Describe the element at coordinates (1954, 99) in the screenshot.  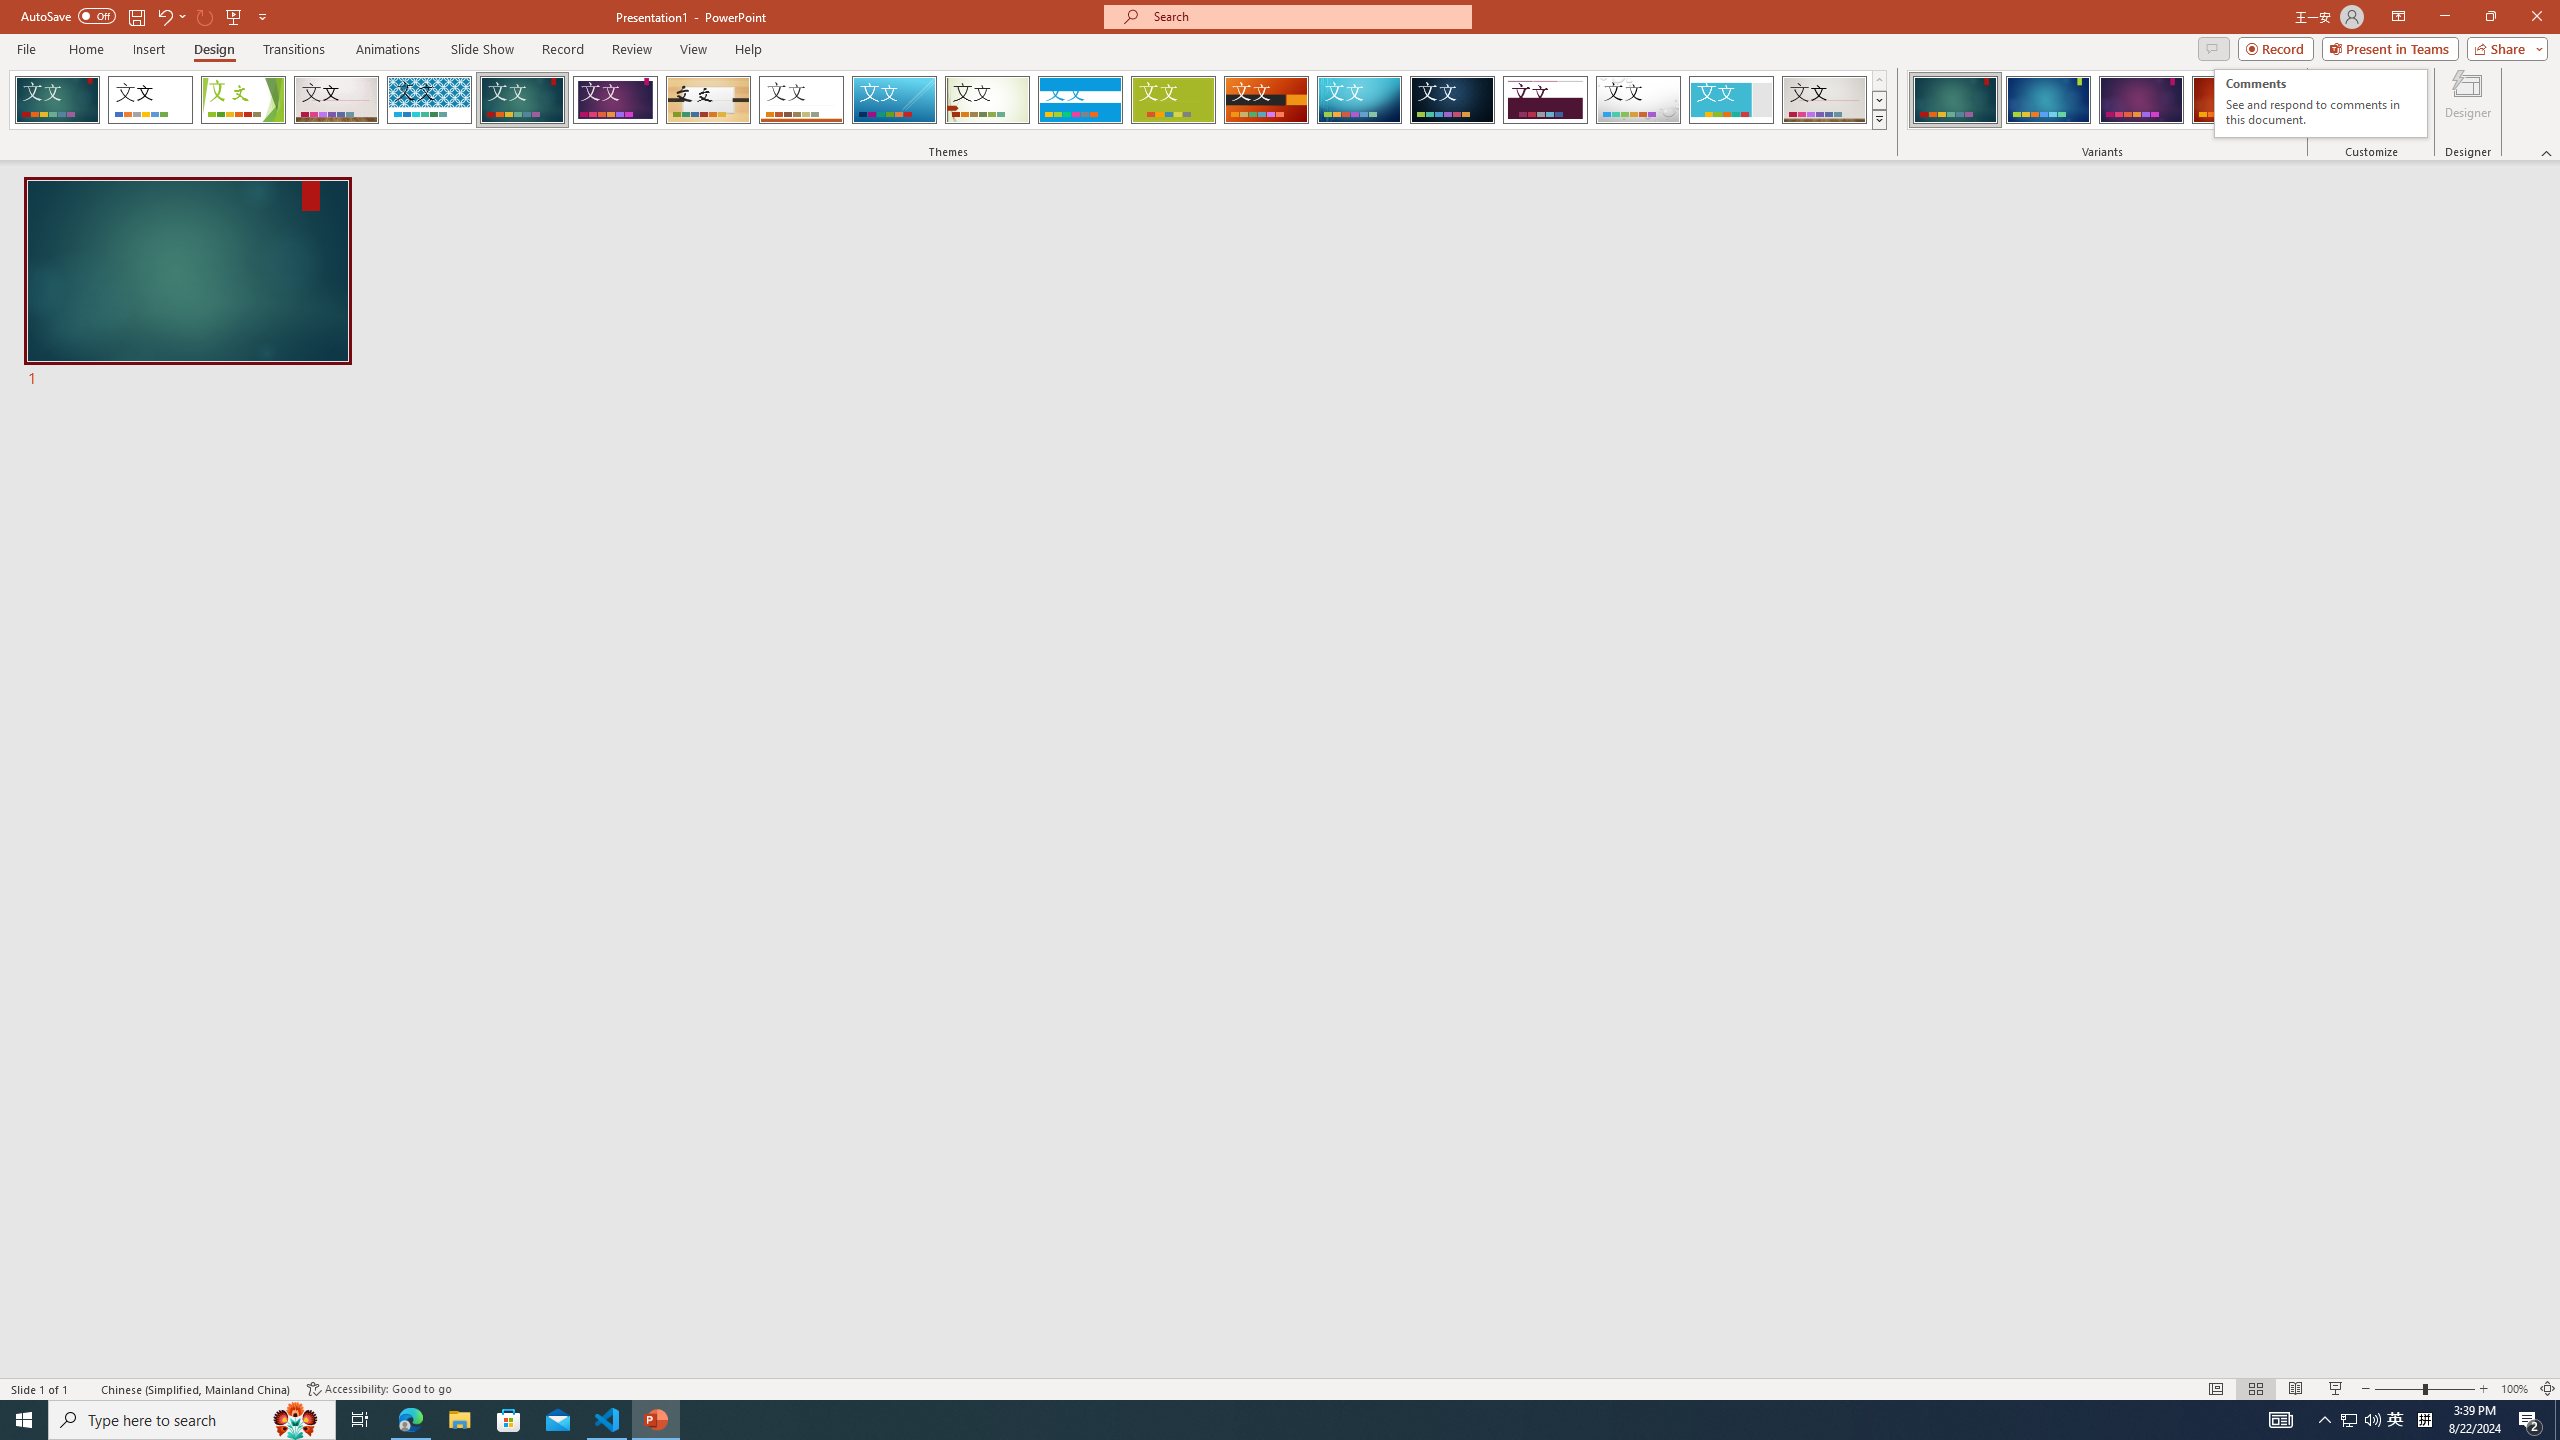
I see `'Ion Variant 1'` at that location.